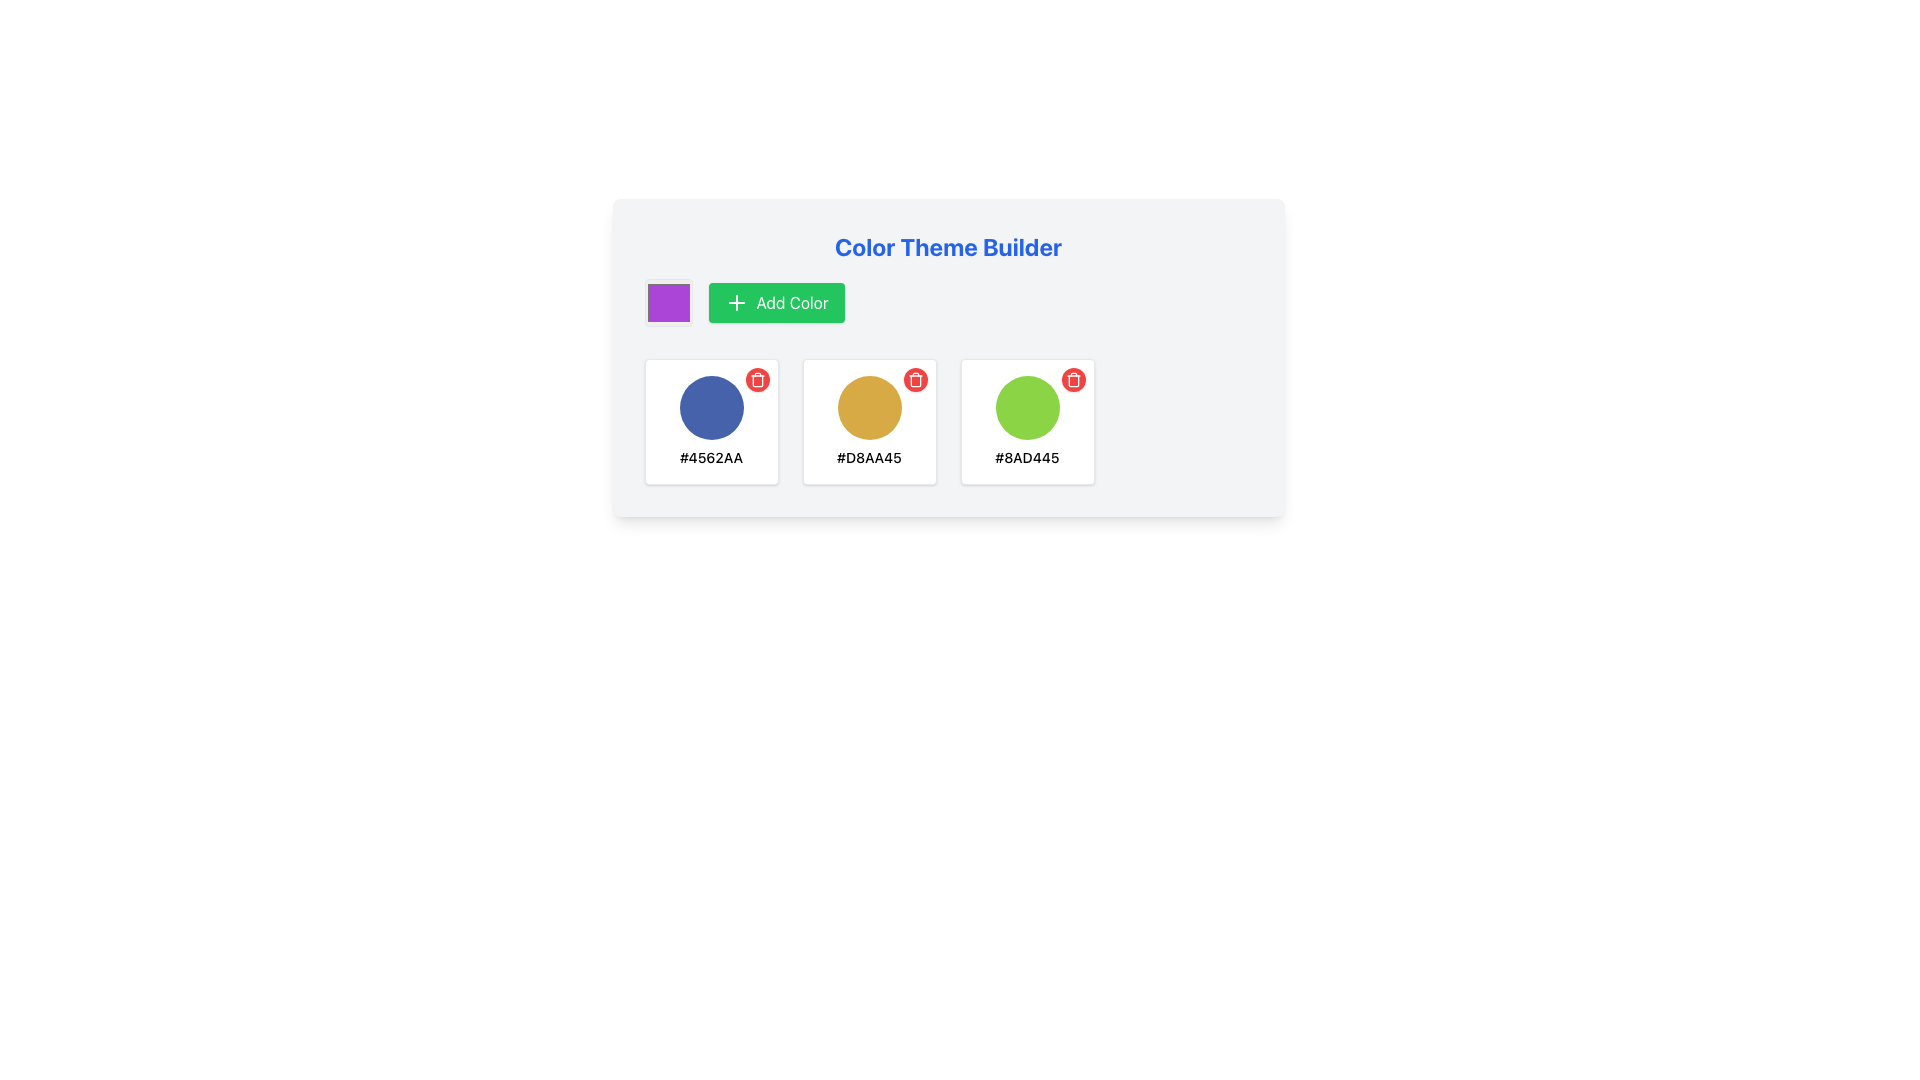 The image size is (1920, 1080). What do you see at coordinates (947, 420) in the screenshot?
I see `an item in the Grid layout of the 'Color Theme Builder'` at bounding box center [947, 420].